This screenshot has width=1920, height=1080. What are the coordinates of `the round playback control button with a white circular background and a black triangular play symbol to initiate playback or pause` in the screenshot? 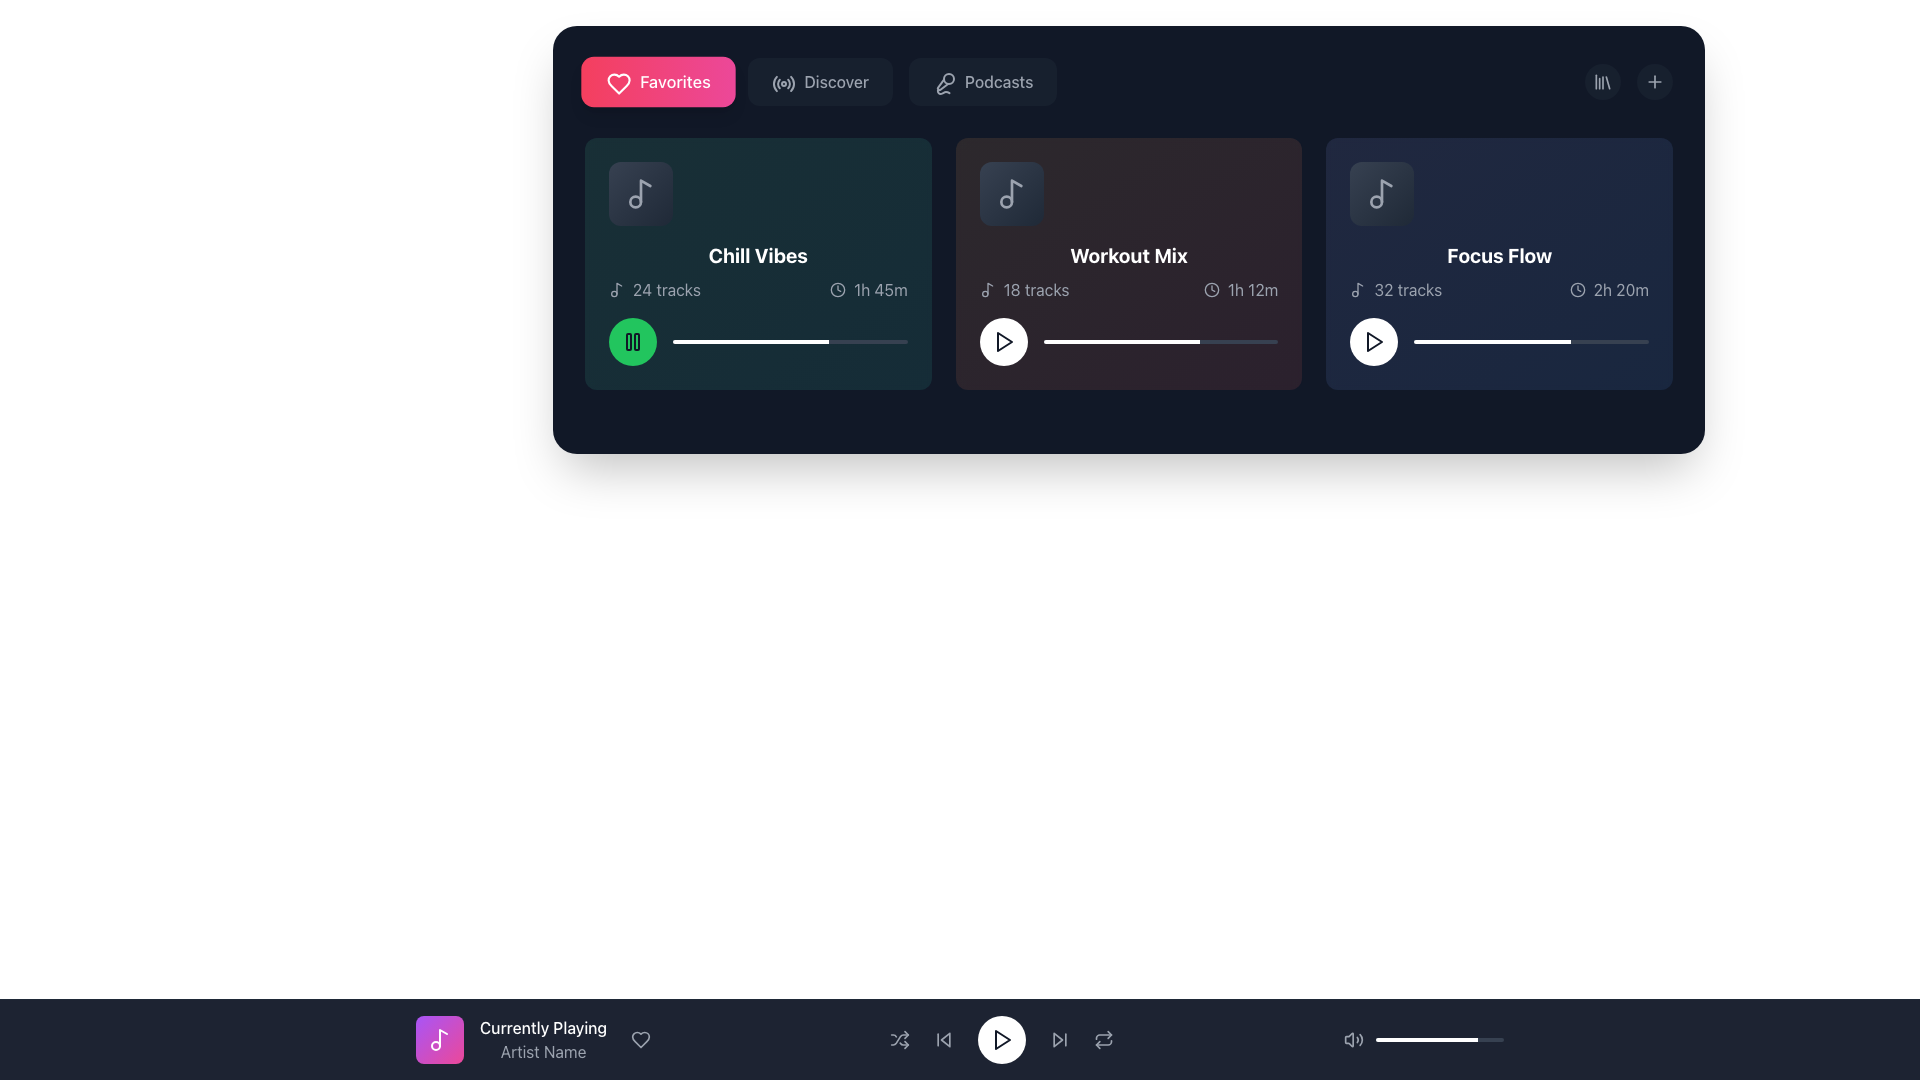 It's located at (1001, 1039).